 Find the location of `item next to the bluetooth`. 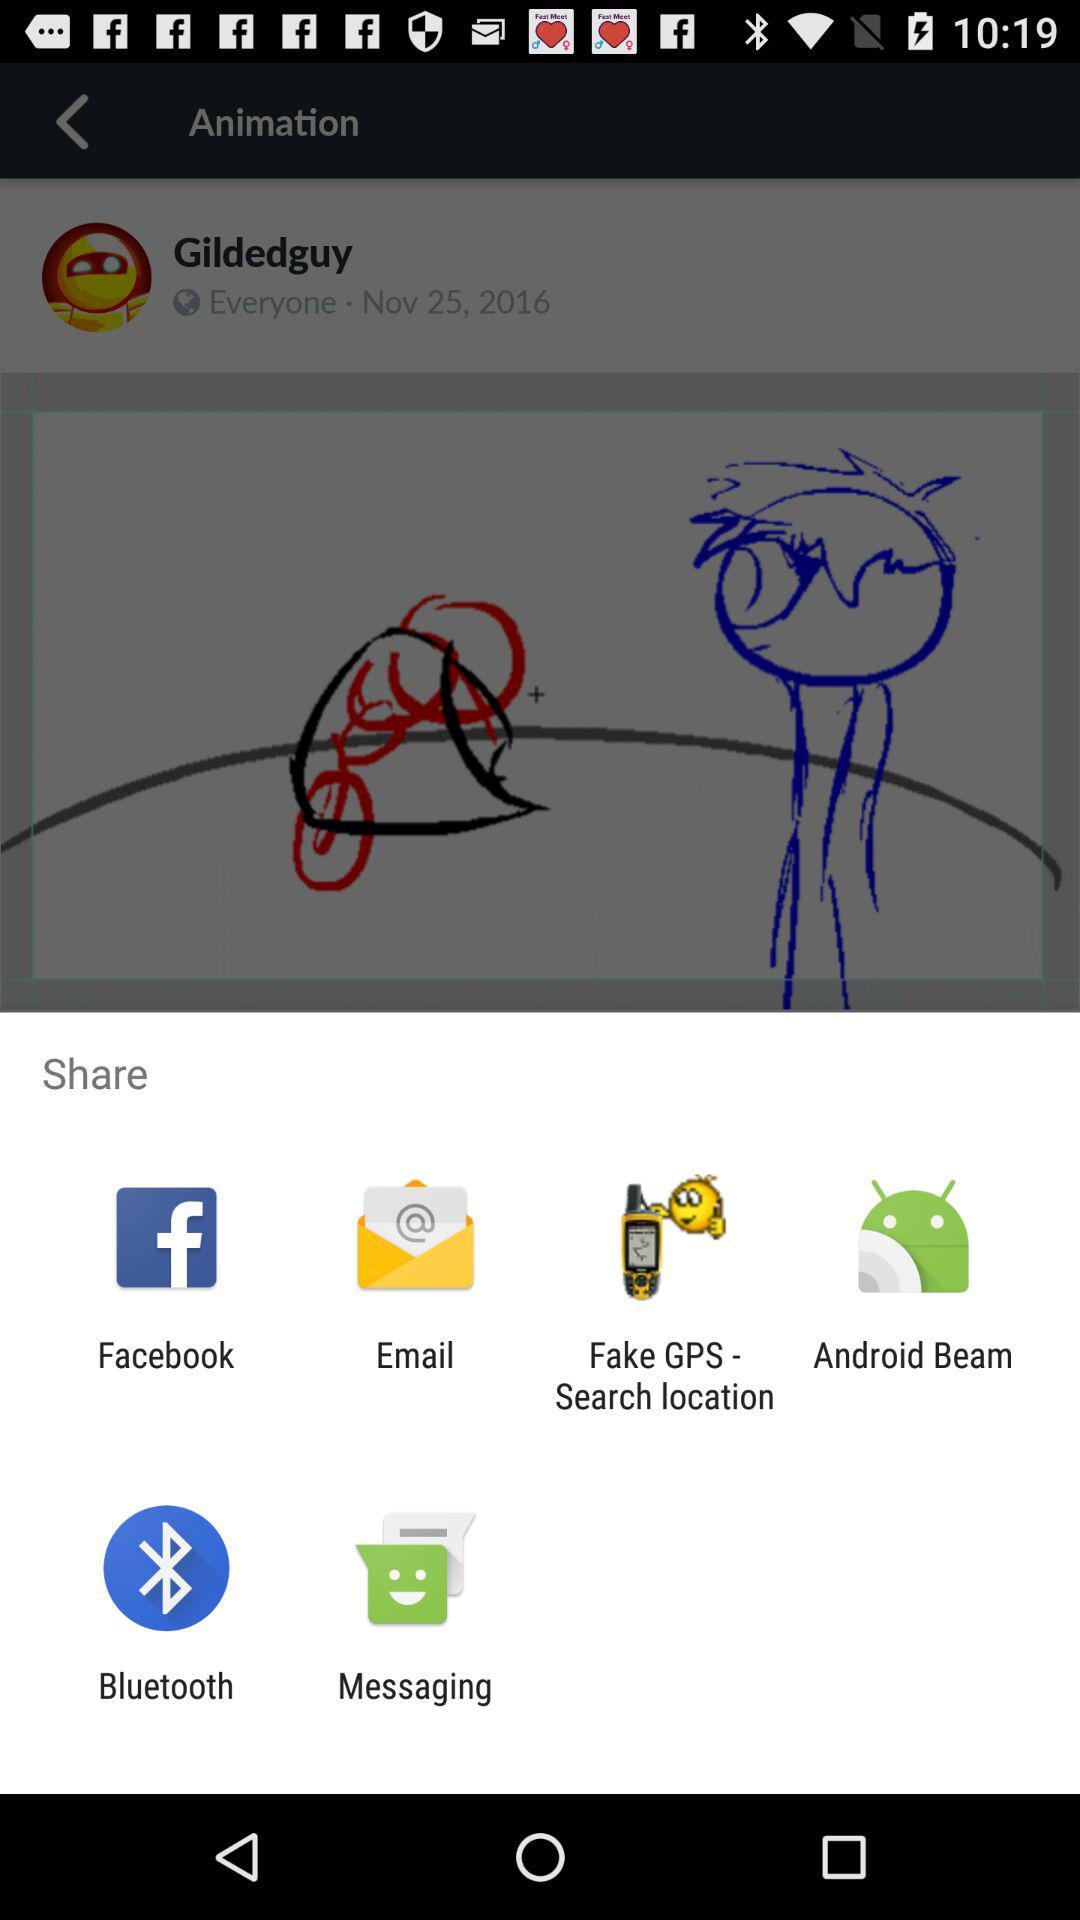

item next to the bluetooth is located at coordinates (414, 1705).